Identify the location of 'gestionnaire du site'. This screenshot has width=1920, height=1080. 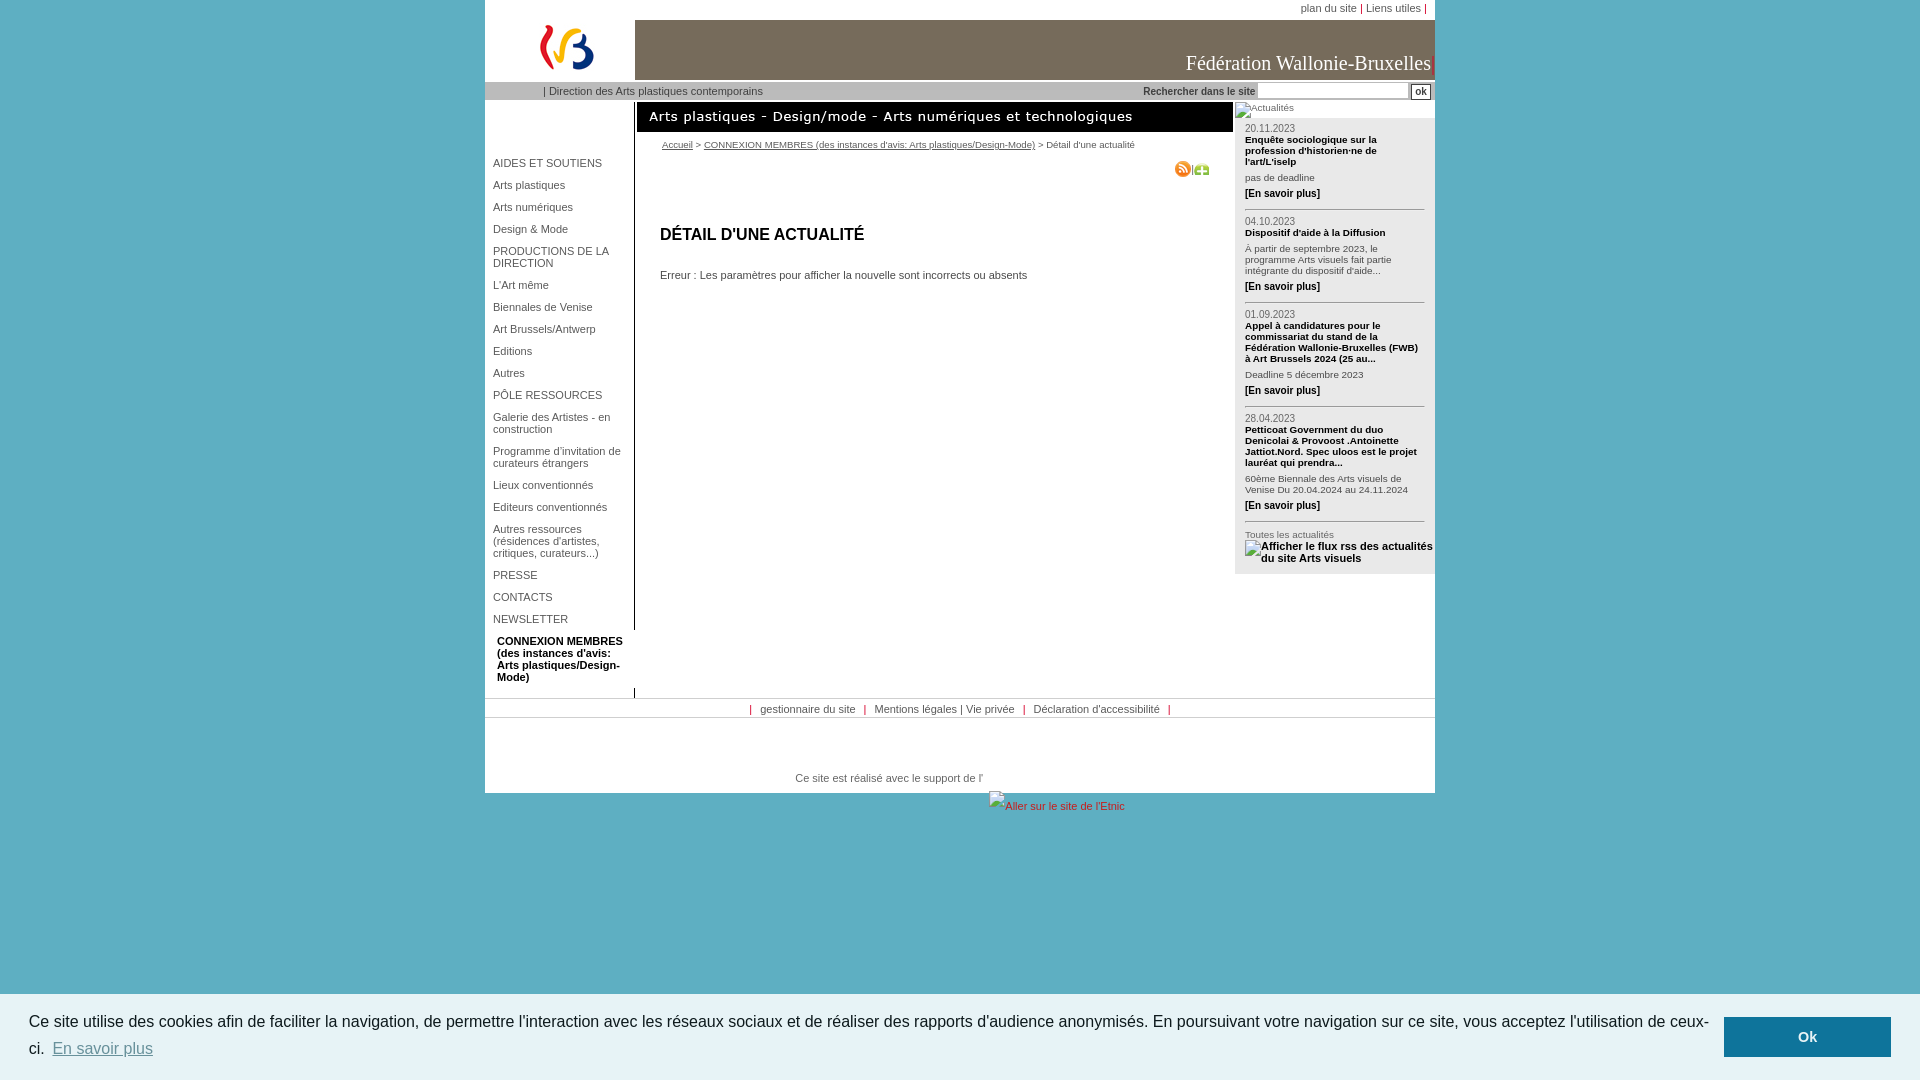
(807, 708).